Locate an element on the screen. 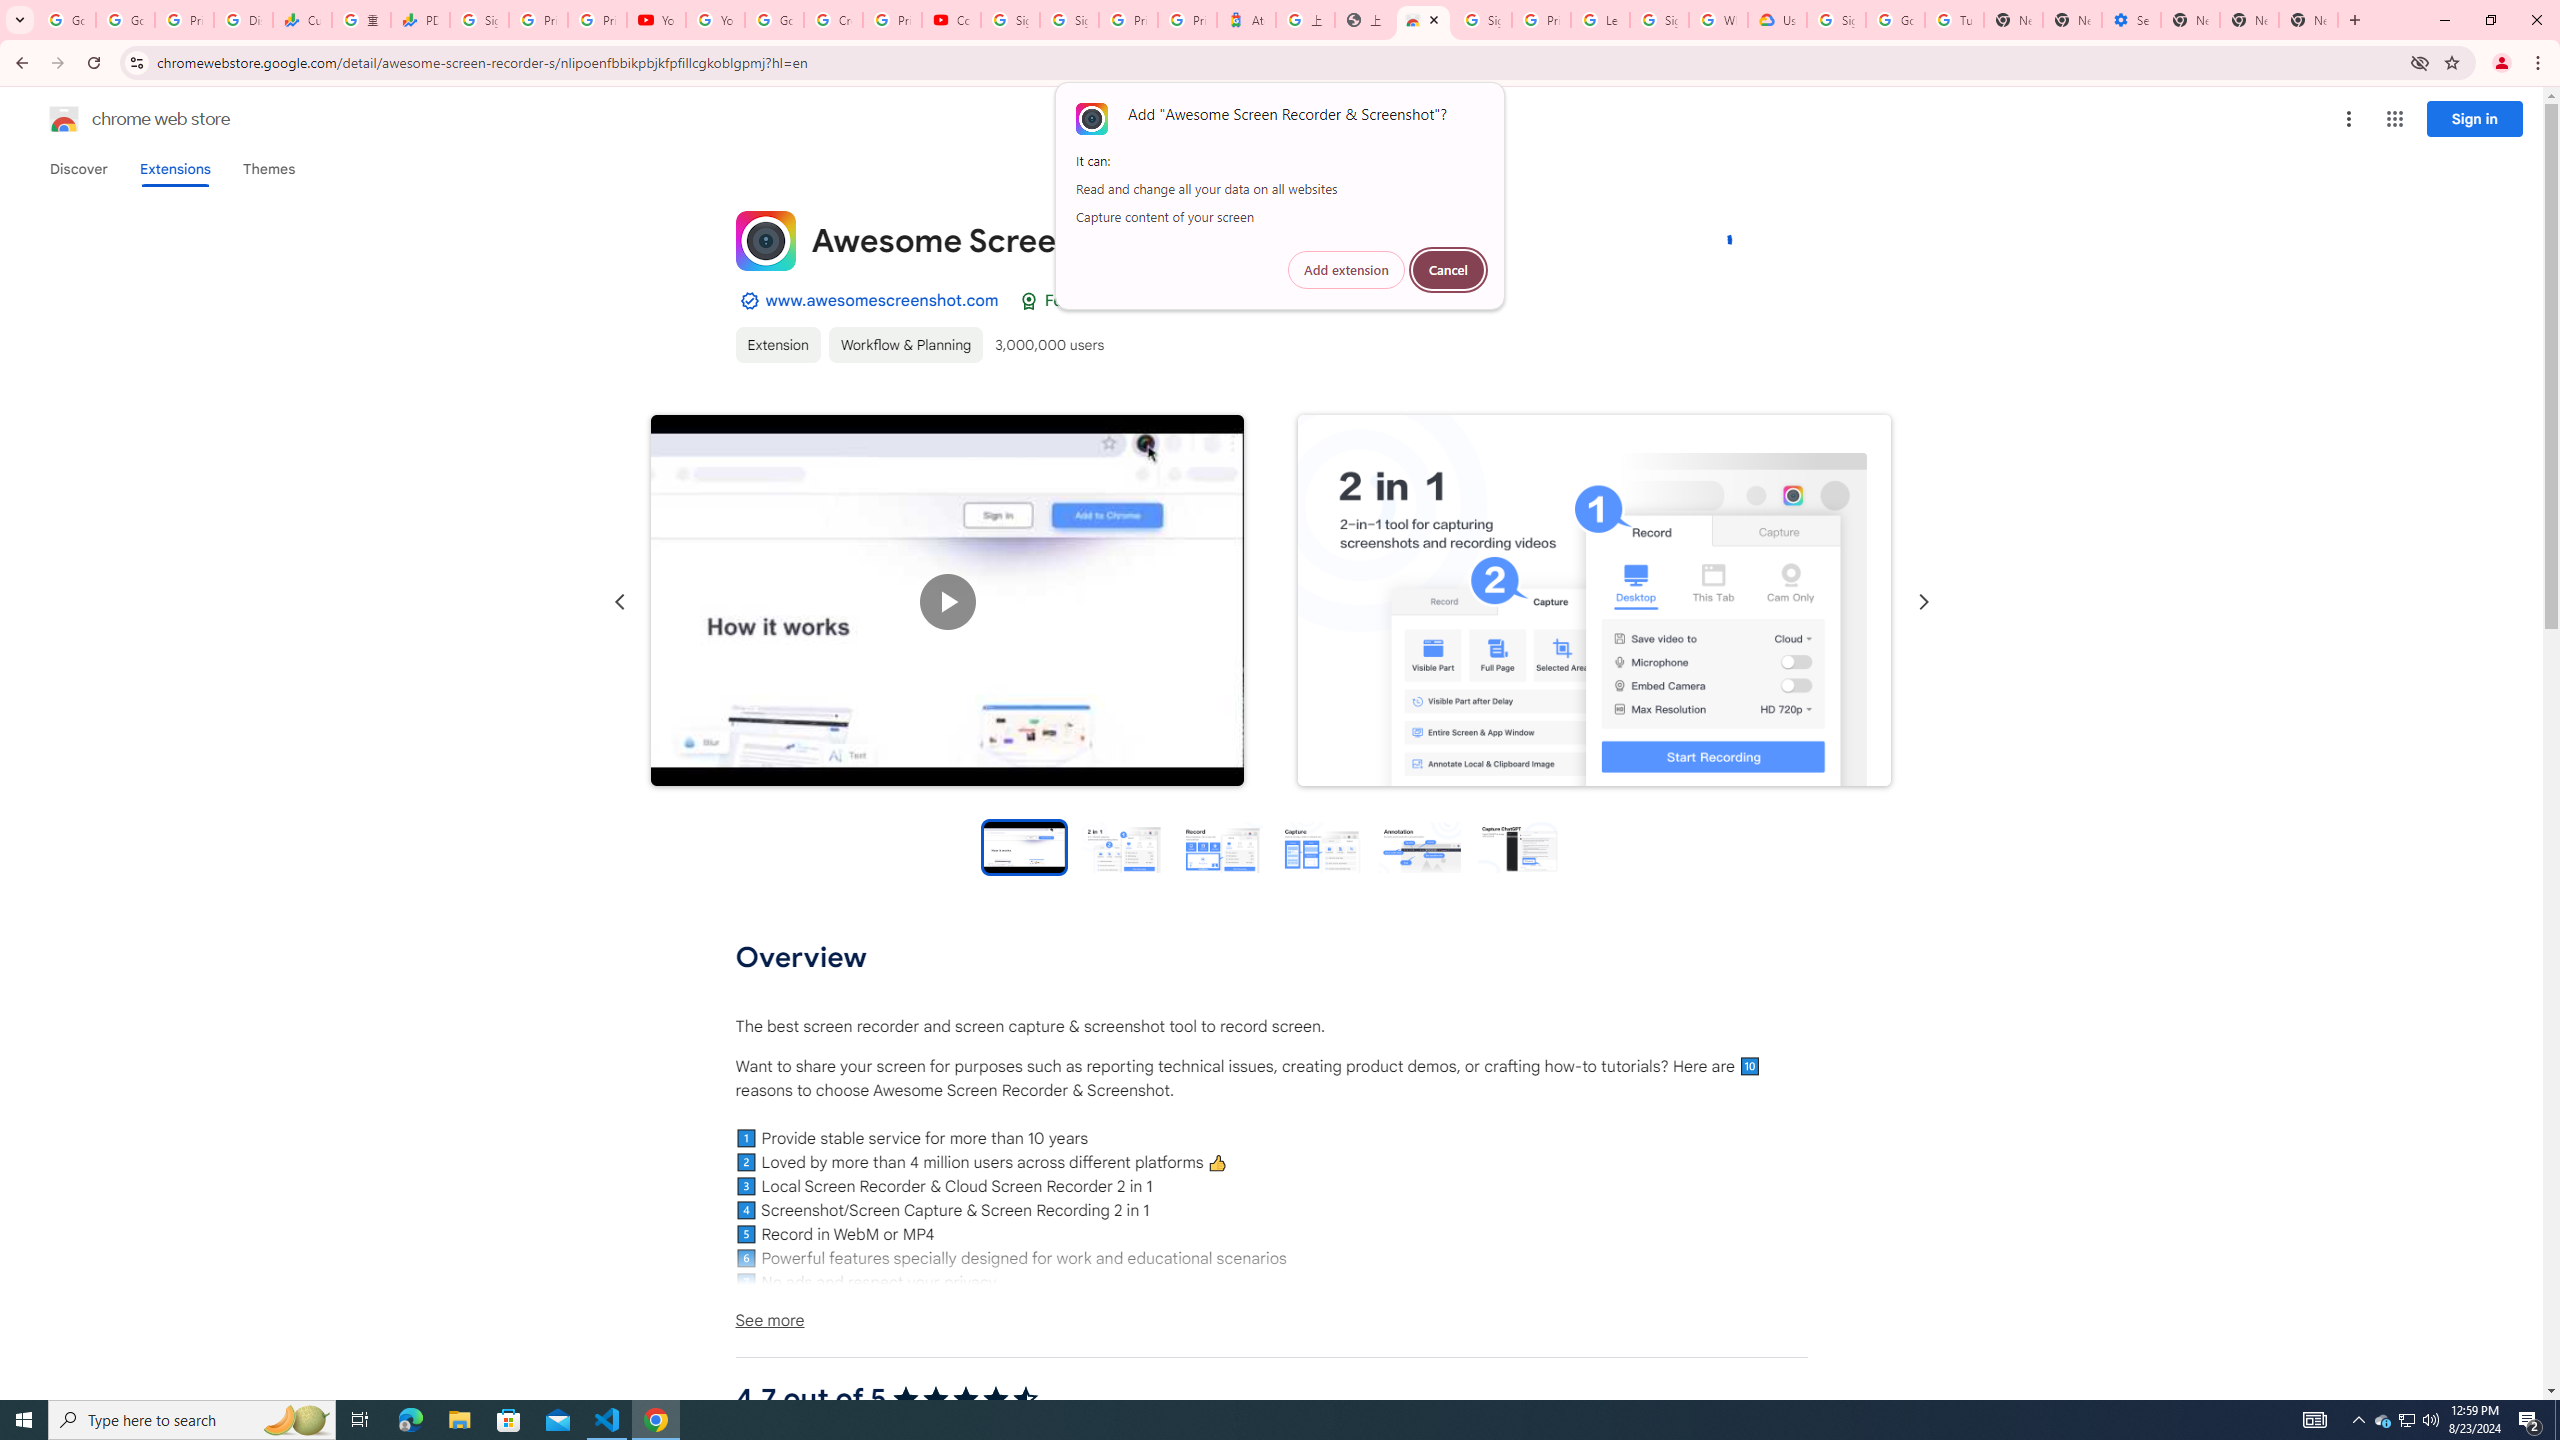 Image resolution: width=2560 pixels, height=1440 pixels. 'Item media 2 screenshot' is located at coordinates (1593, 601).